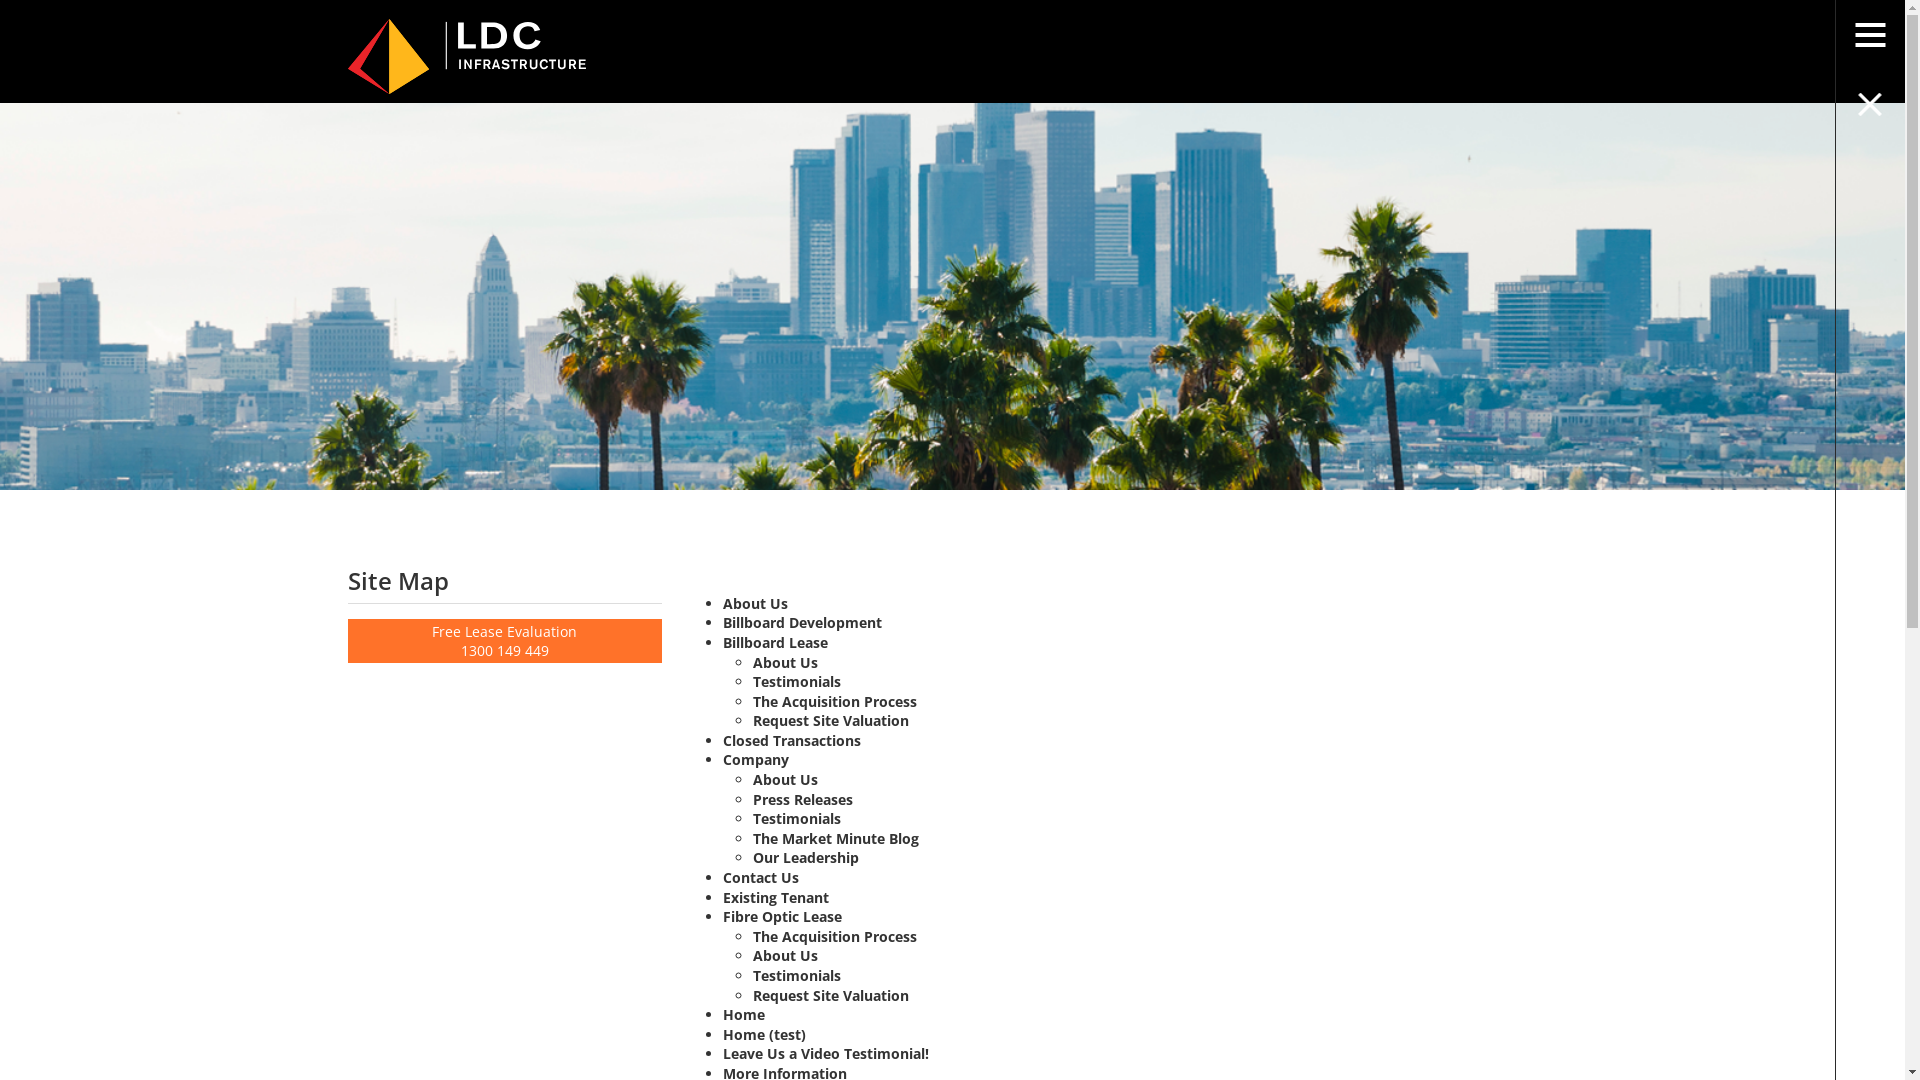 This screenshot has width=1920, height=1080. What do you see at coordinates (722, 876) in the screenshot?
I see `'Contact Us'` at bounding box center [722, 876].